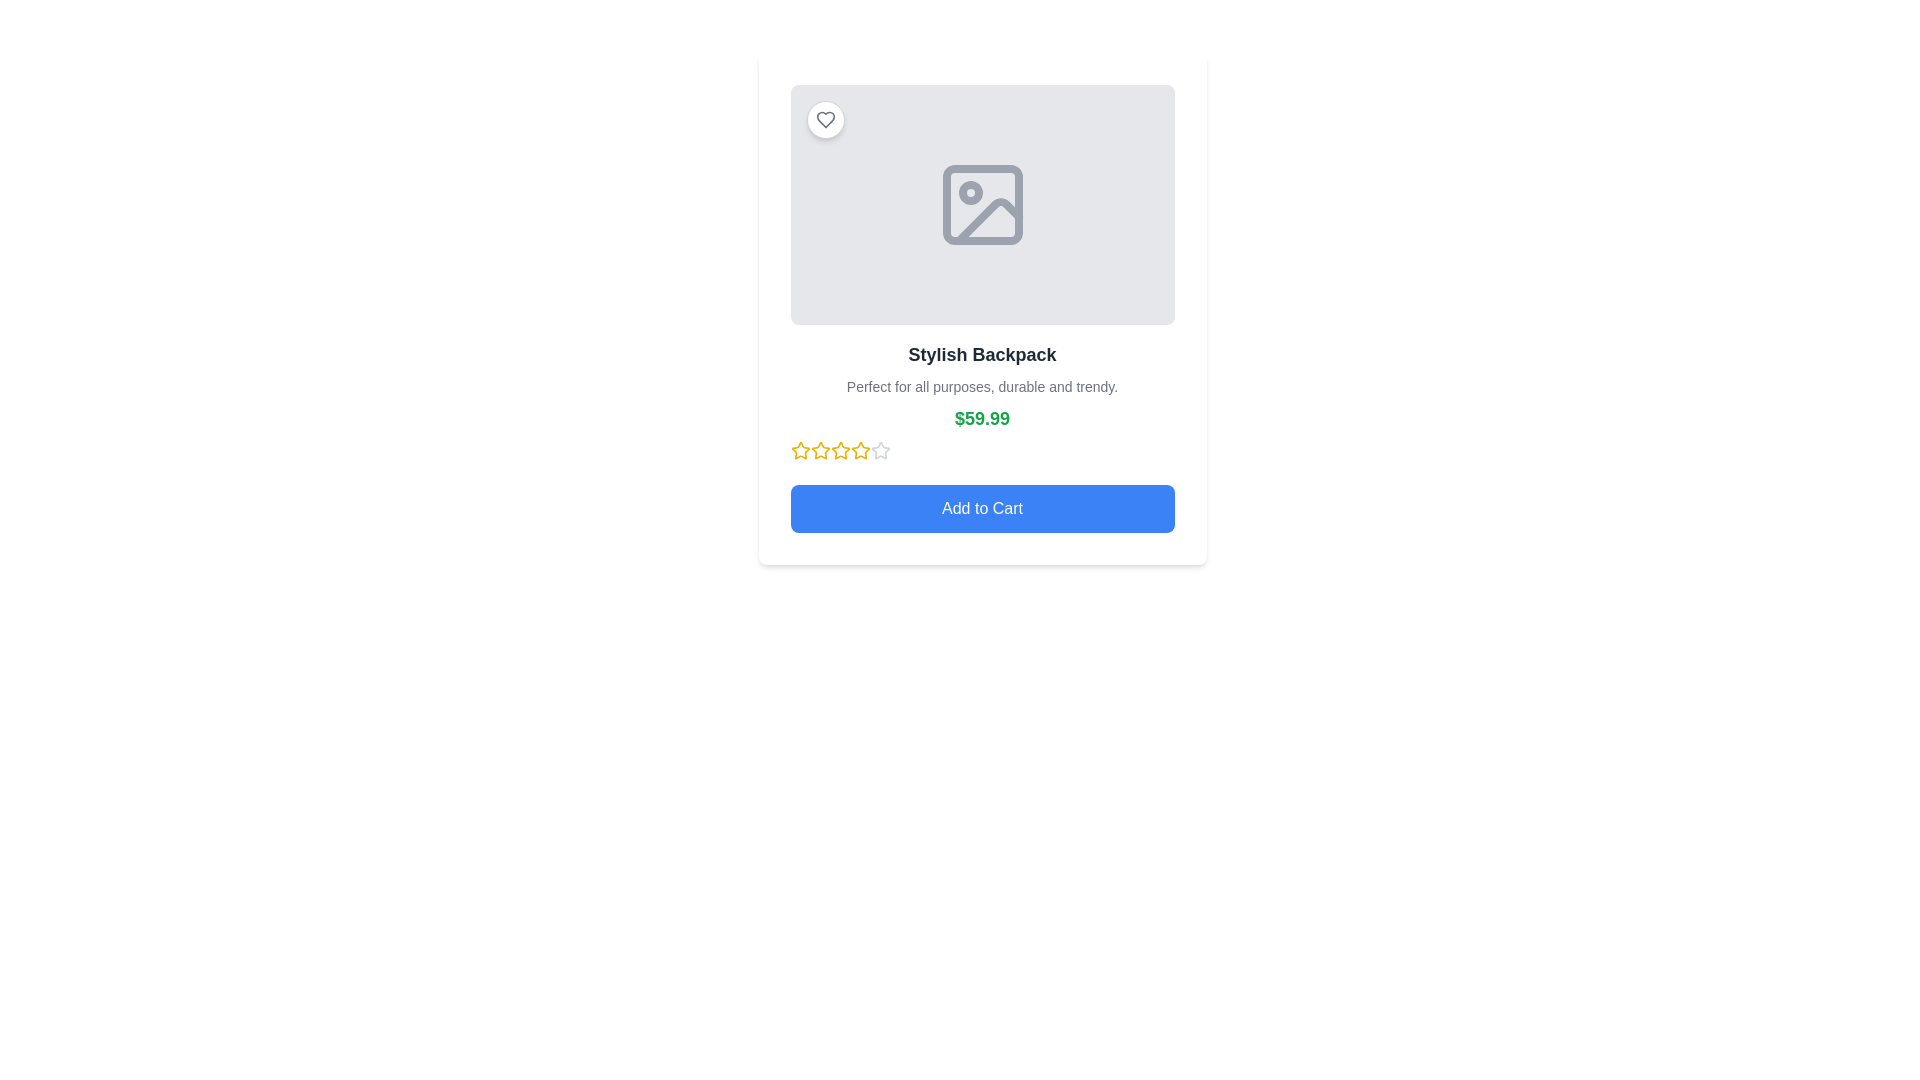 The width and height of the screenshot is (1920, 1080). What do you see at coordinates (880, 450) in the screenshot?
I see `the second star icon in the rating star component to set a two-star rating for the product being reviewed` at bounding box center [880, 450].